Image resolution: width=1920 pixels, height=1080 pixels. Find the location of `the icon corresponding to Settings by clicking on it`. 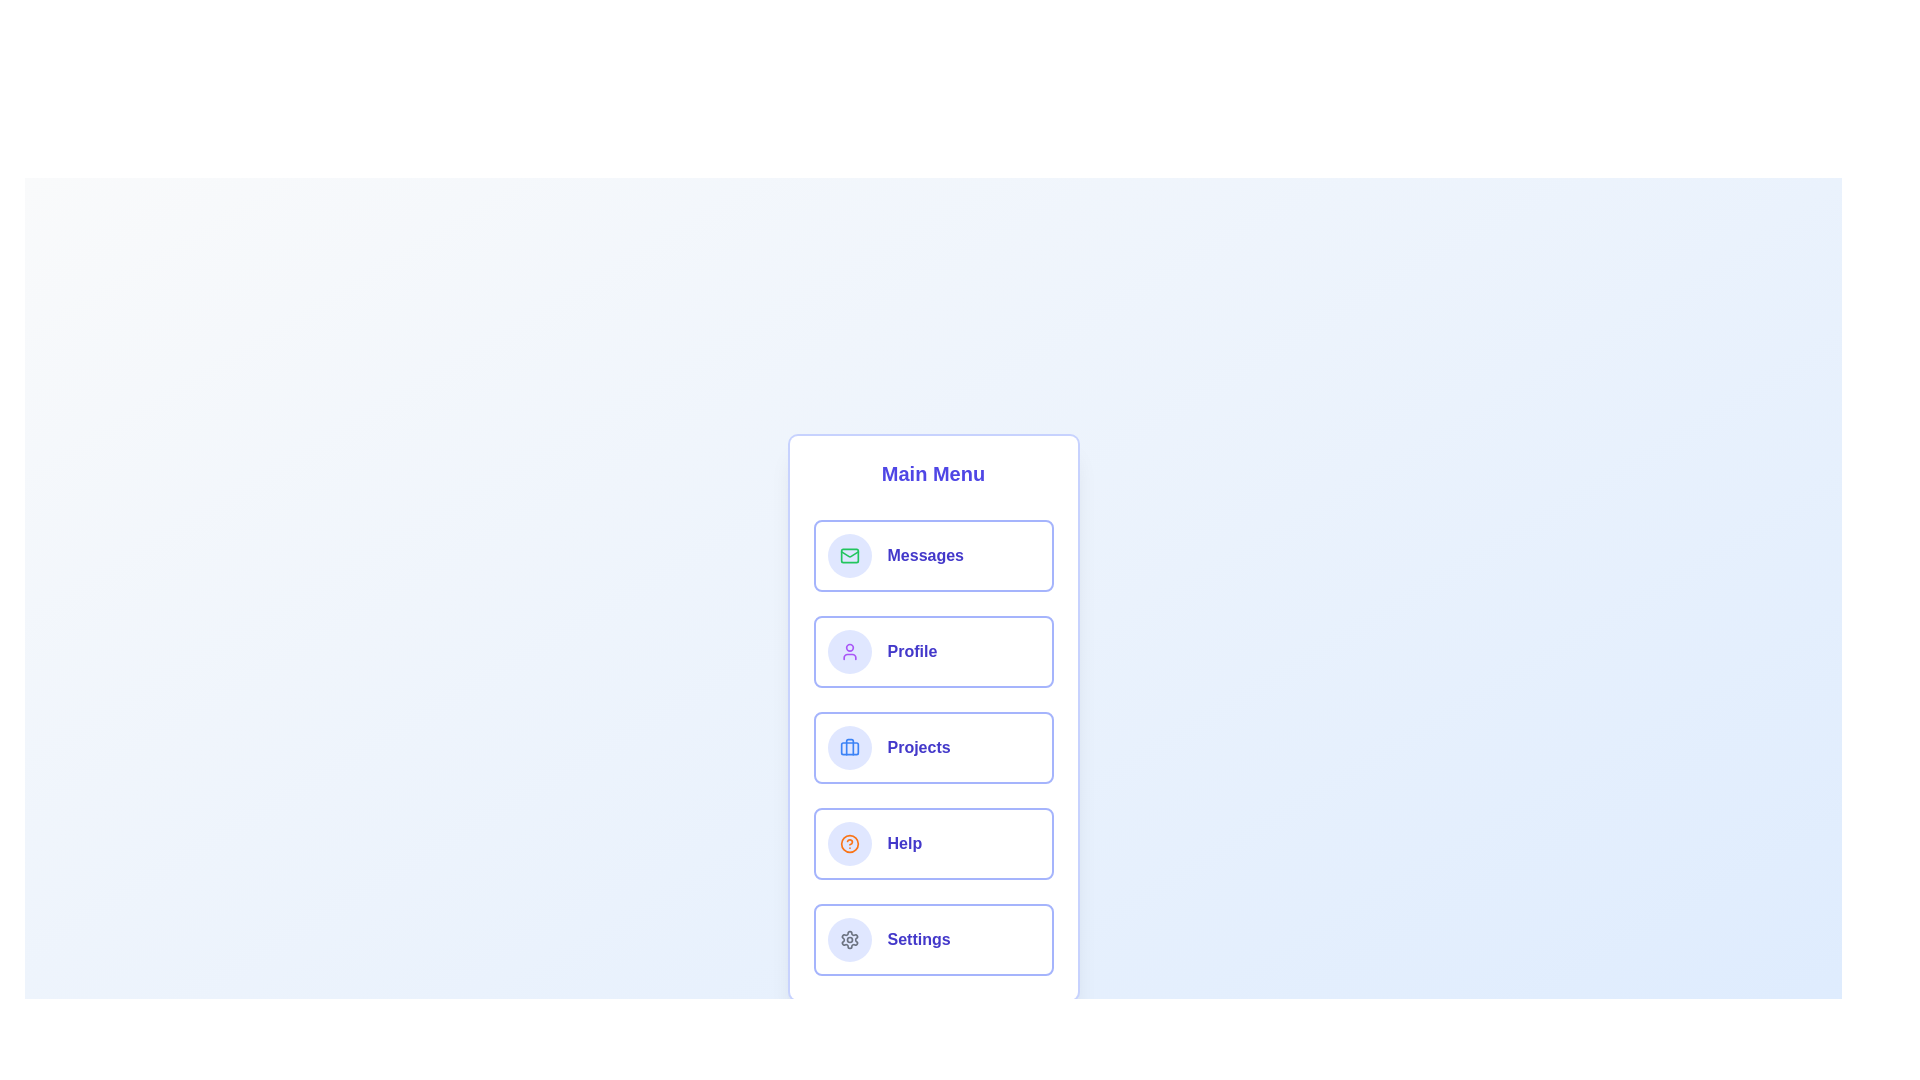

the icon corresponding to Settings by clicking on it is located at coordinates (849, 940).